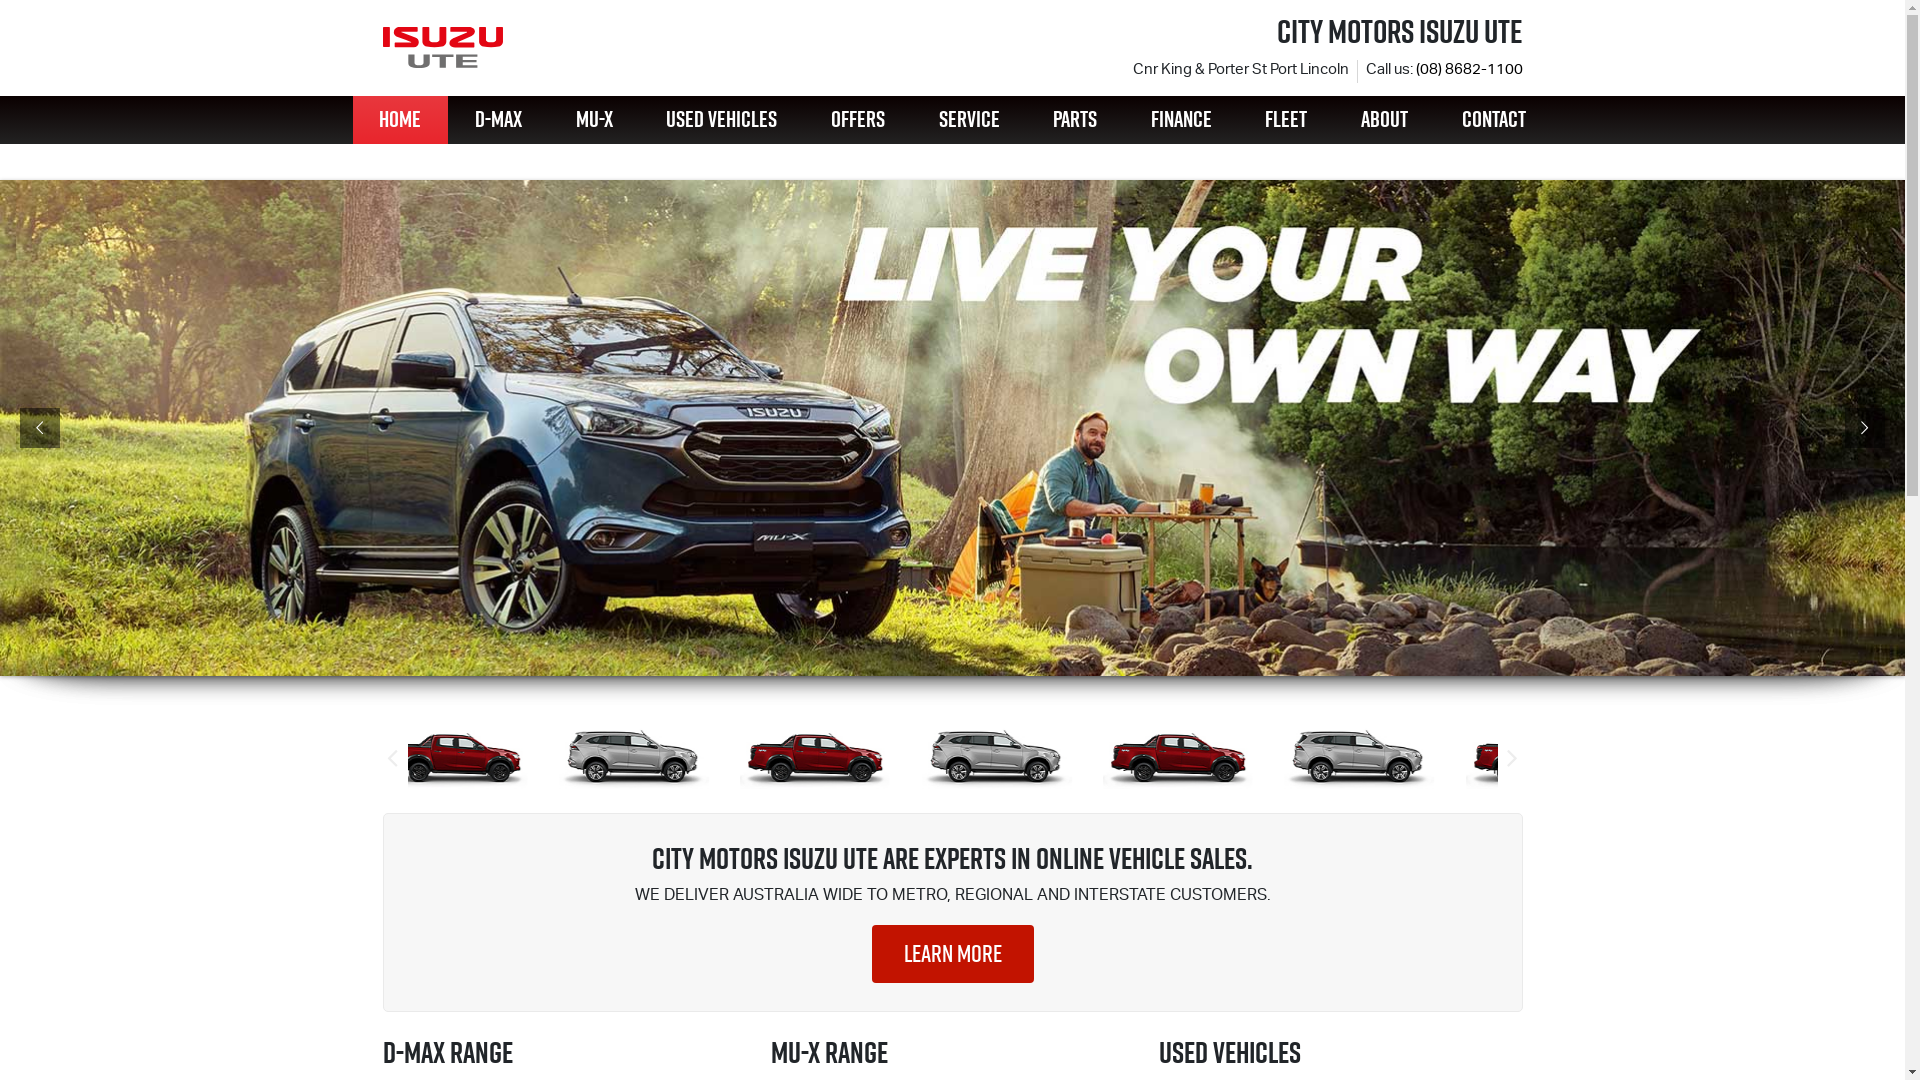 This screenshot has height=1080, width=1920. What do you see at coordinates (1383, 119) in the screenshot?
I see `'ABOUT'` at bounding box center [1383, 119].